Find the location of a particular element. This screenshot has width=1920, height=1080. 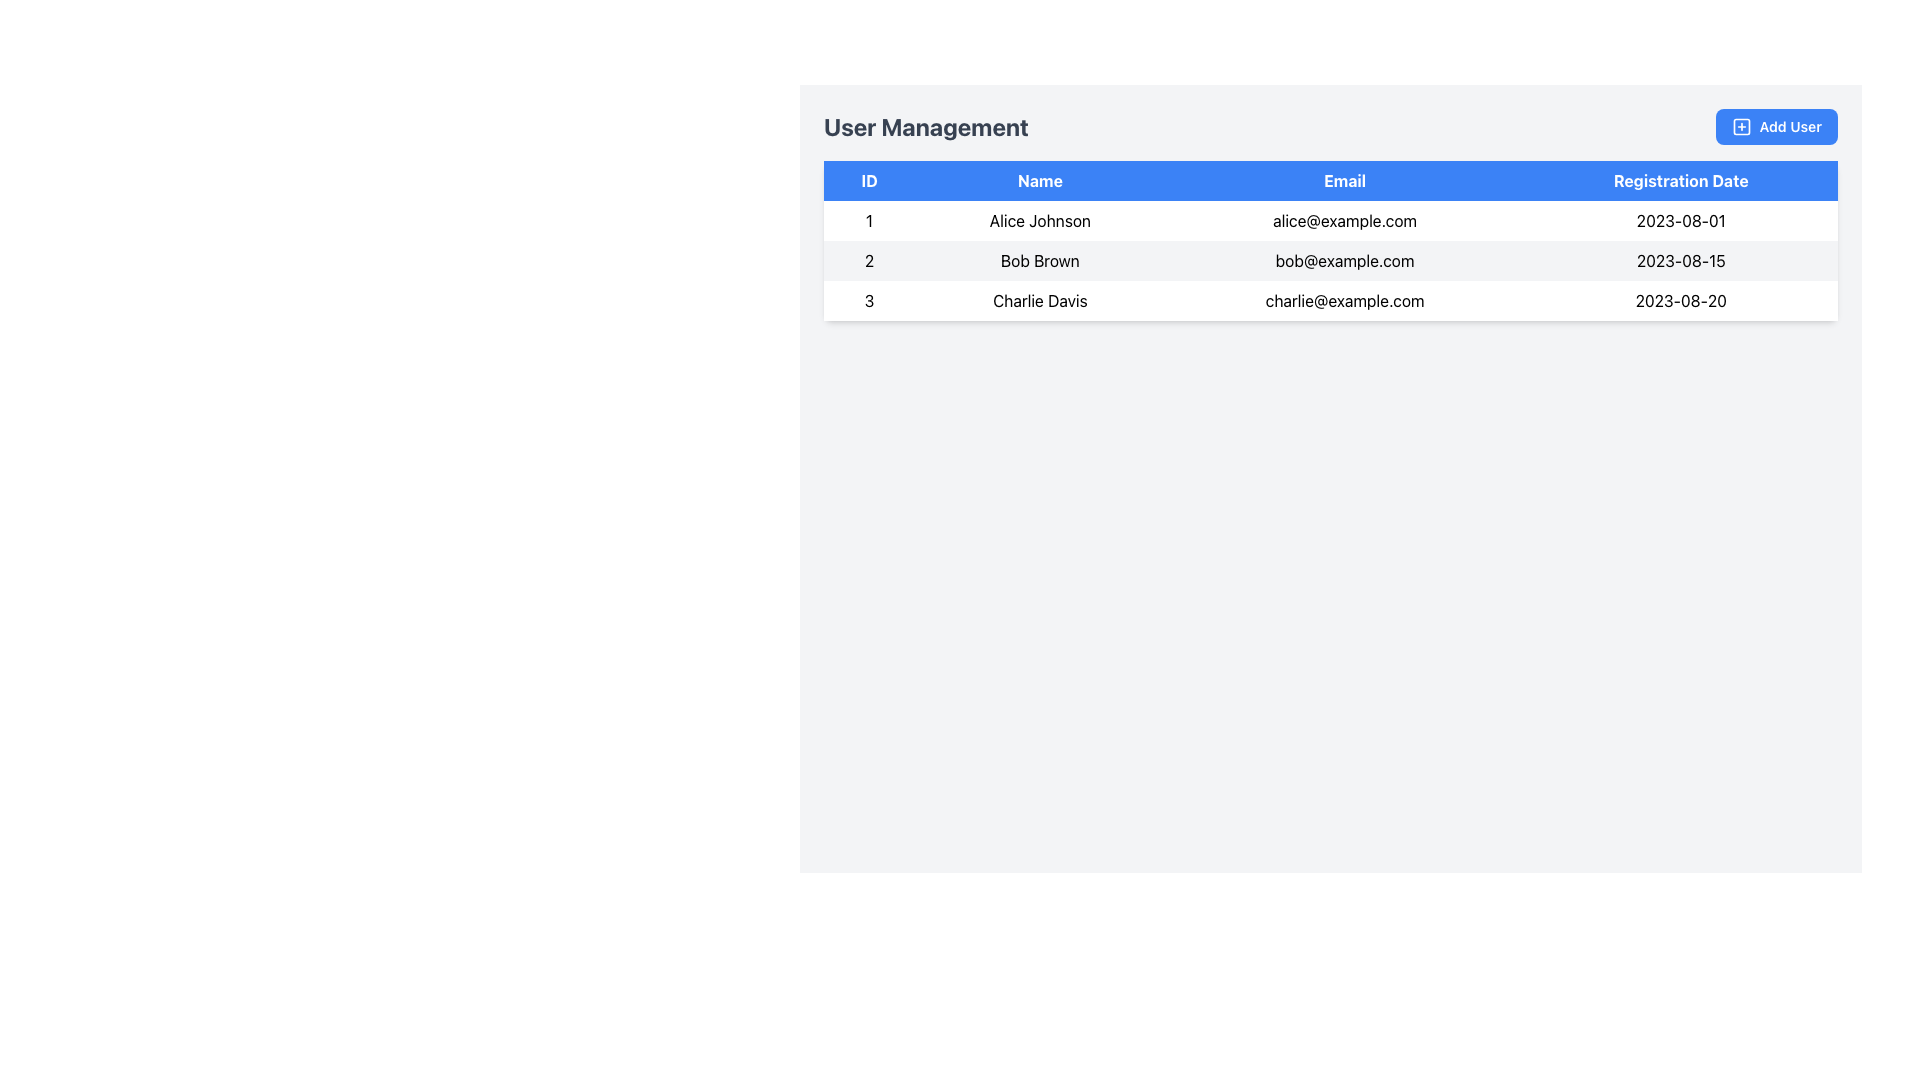

the static text displaying the user's email address located in the third column of the first row of the table under the 'Email' header is located at coordinates (1345, 220).